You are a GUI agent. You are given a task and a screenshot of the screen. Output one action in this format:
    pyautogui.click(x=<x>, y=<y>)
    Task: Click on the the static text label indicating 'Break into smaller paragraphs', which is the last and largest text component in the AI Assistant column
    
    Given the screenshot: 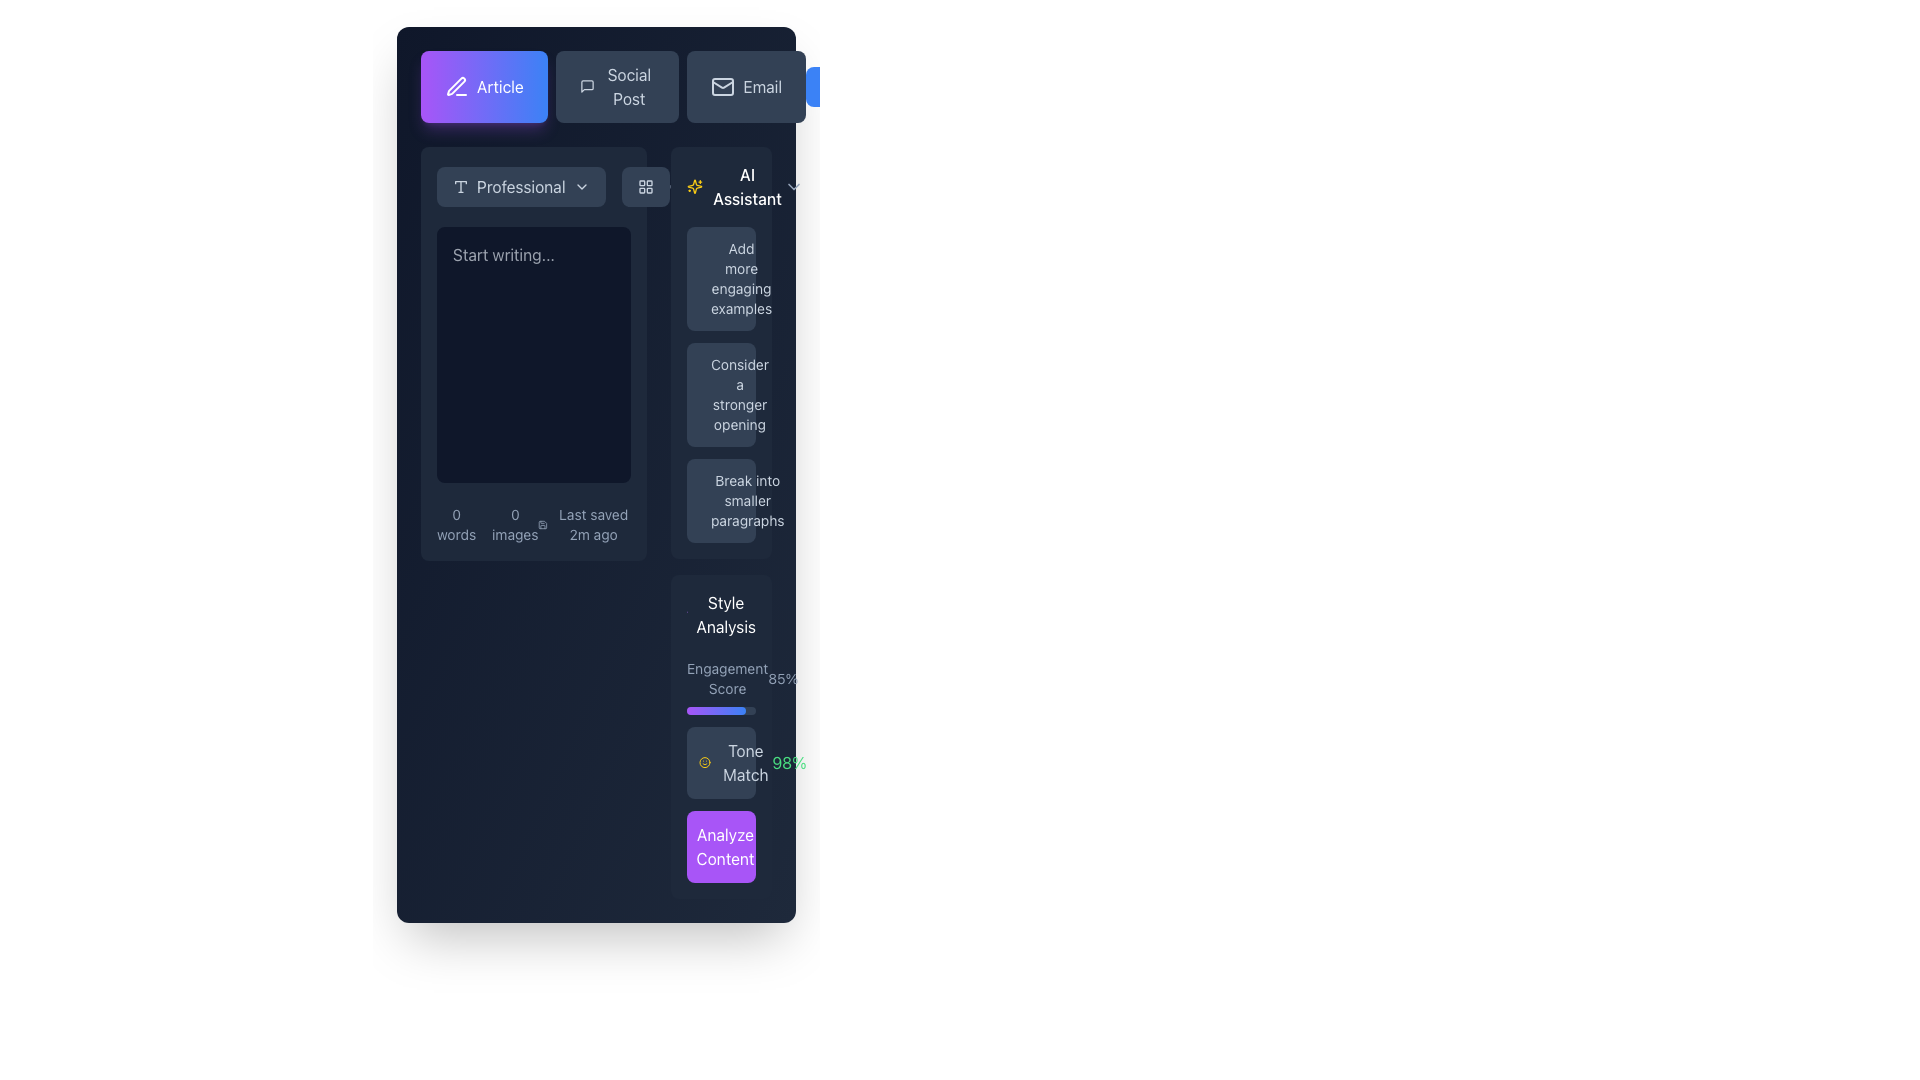 What is the action you would take?
    pyautogui.click(x=746, y=500)
    